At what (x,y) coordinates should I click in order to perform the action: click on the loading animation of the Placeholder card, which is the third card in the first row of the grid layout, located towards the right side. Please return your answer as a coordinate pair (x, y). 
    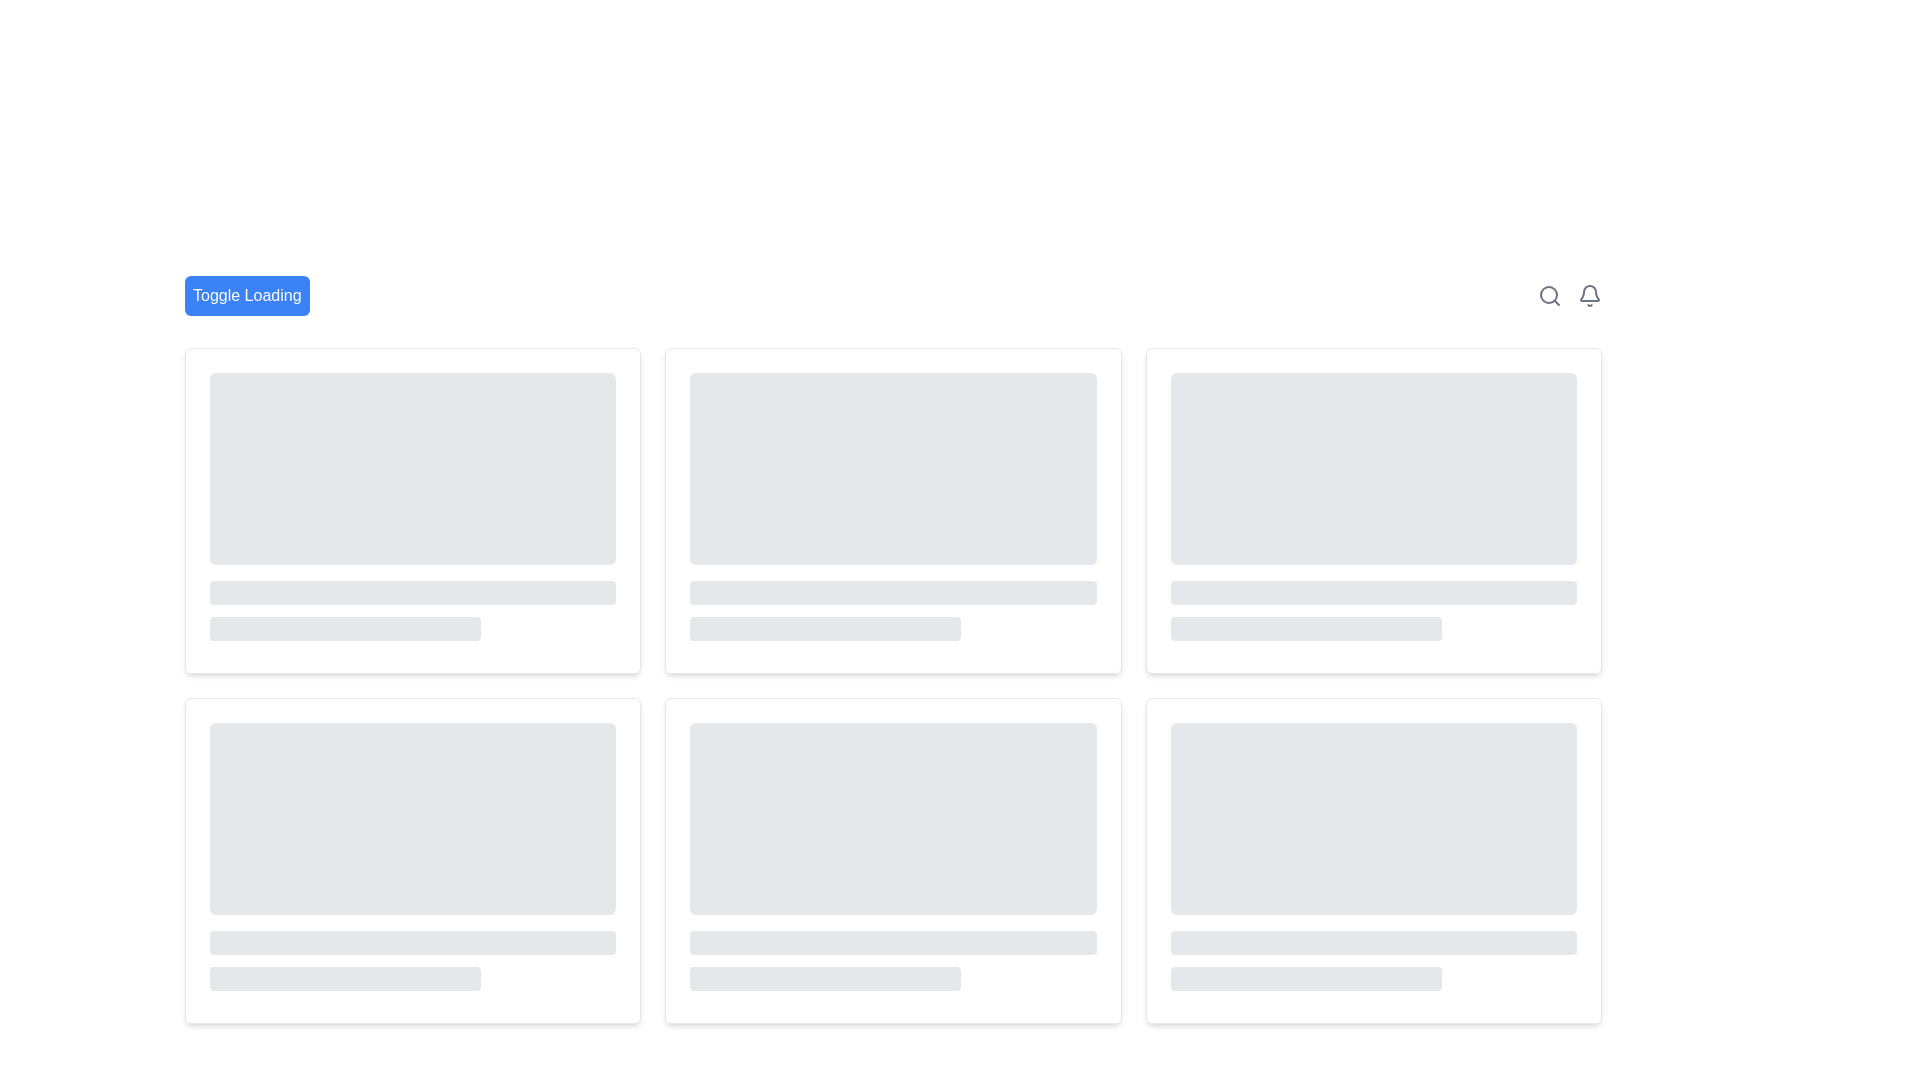
    Looking at the image, I should click on (1372, 509).